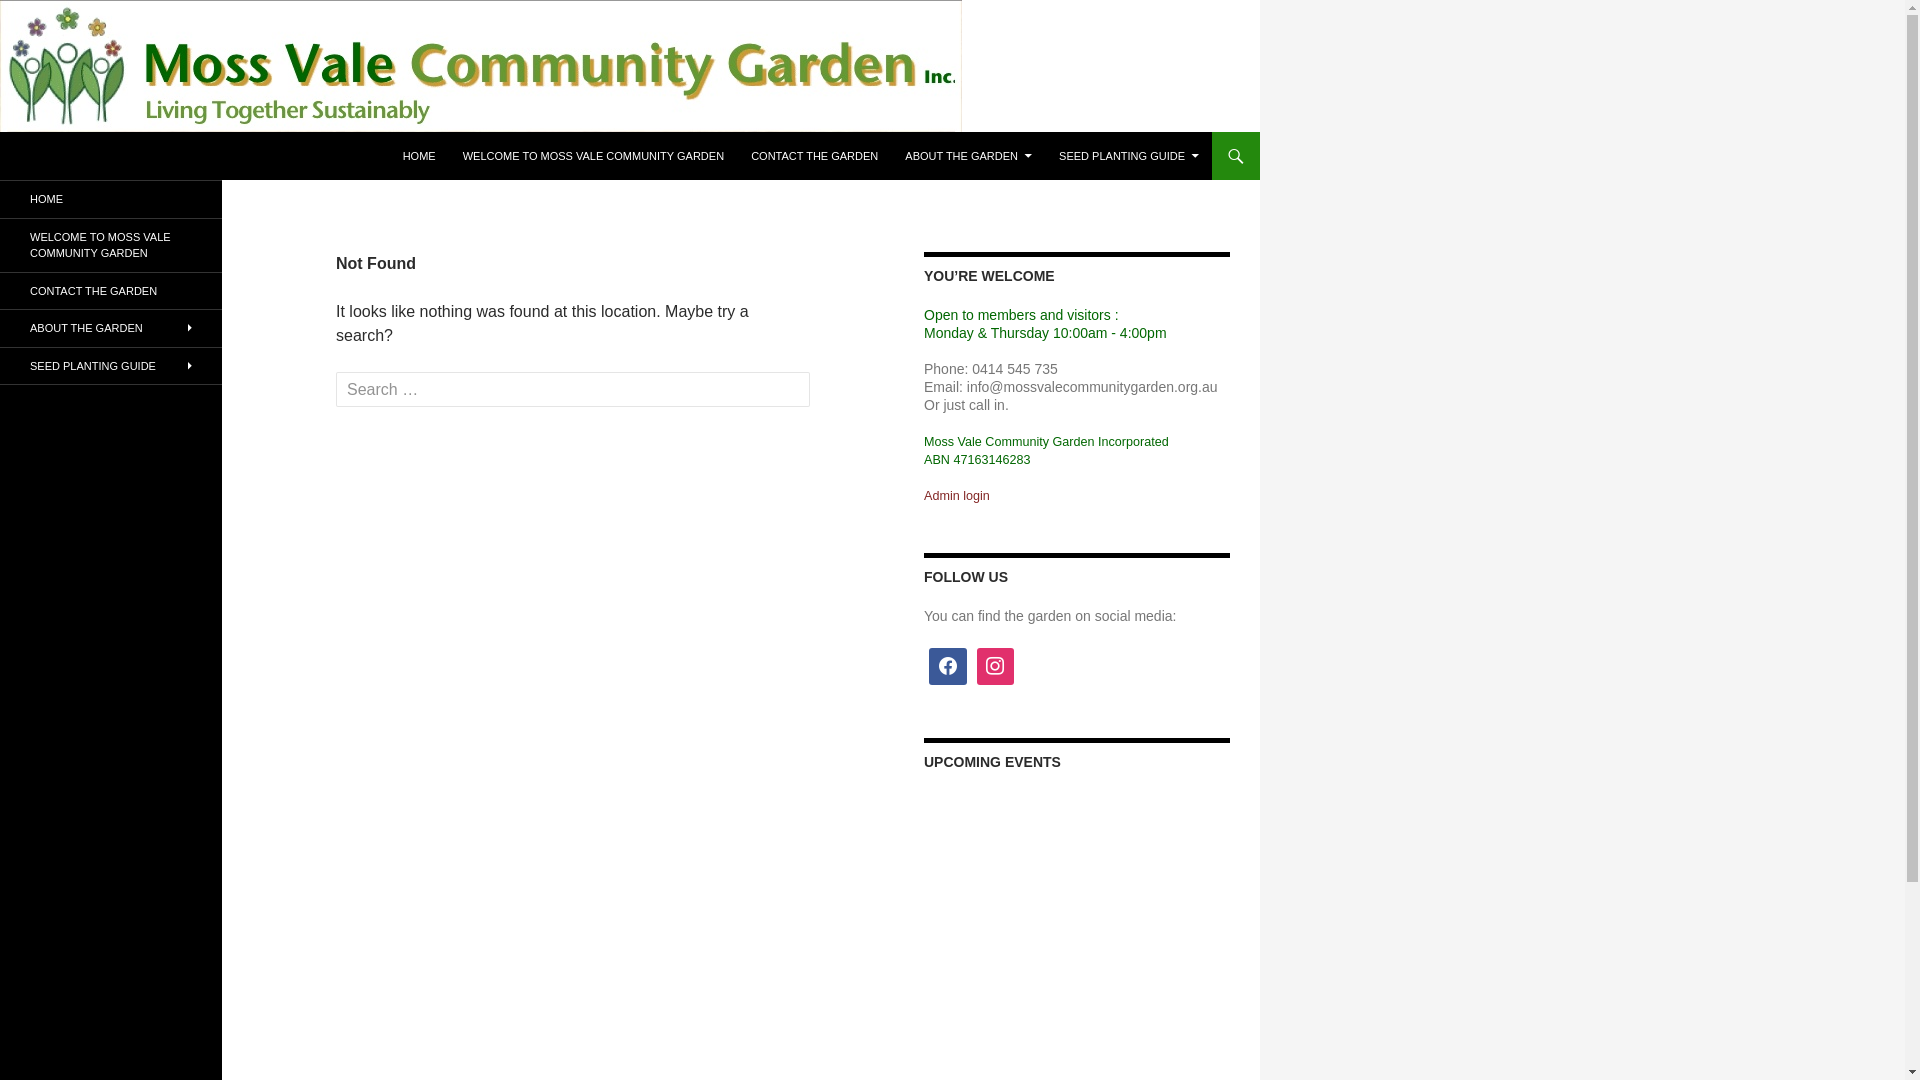 The height and width of the screenshot is (1080, 1920). Describe the element at coordinates (55, 17) in the screenshot. I see `'Search'` at that location.